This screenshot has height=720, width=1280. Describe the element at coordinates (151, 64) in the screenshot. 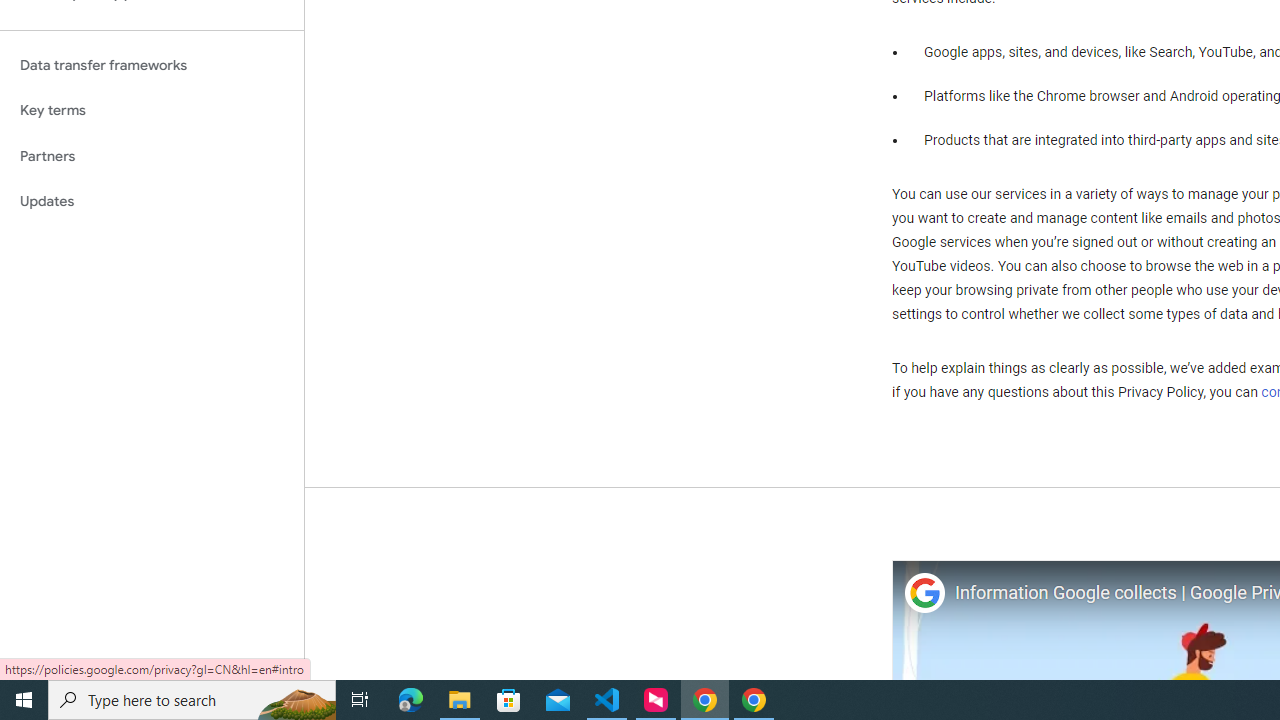

I see `'Data transfer frameworks'` at that location.